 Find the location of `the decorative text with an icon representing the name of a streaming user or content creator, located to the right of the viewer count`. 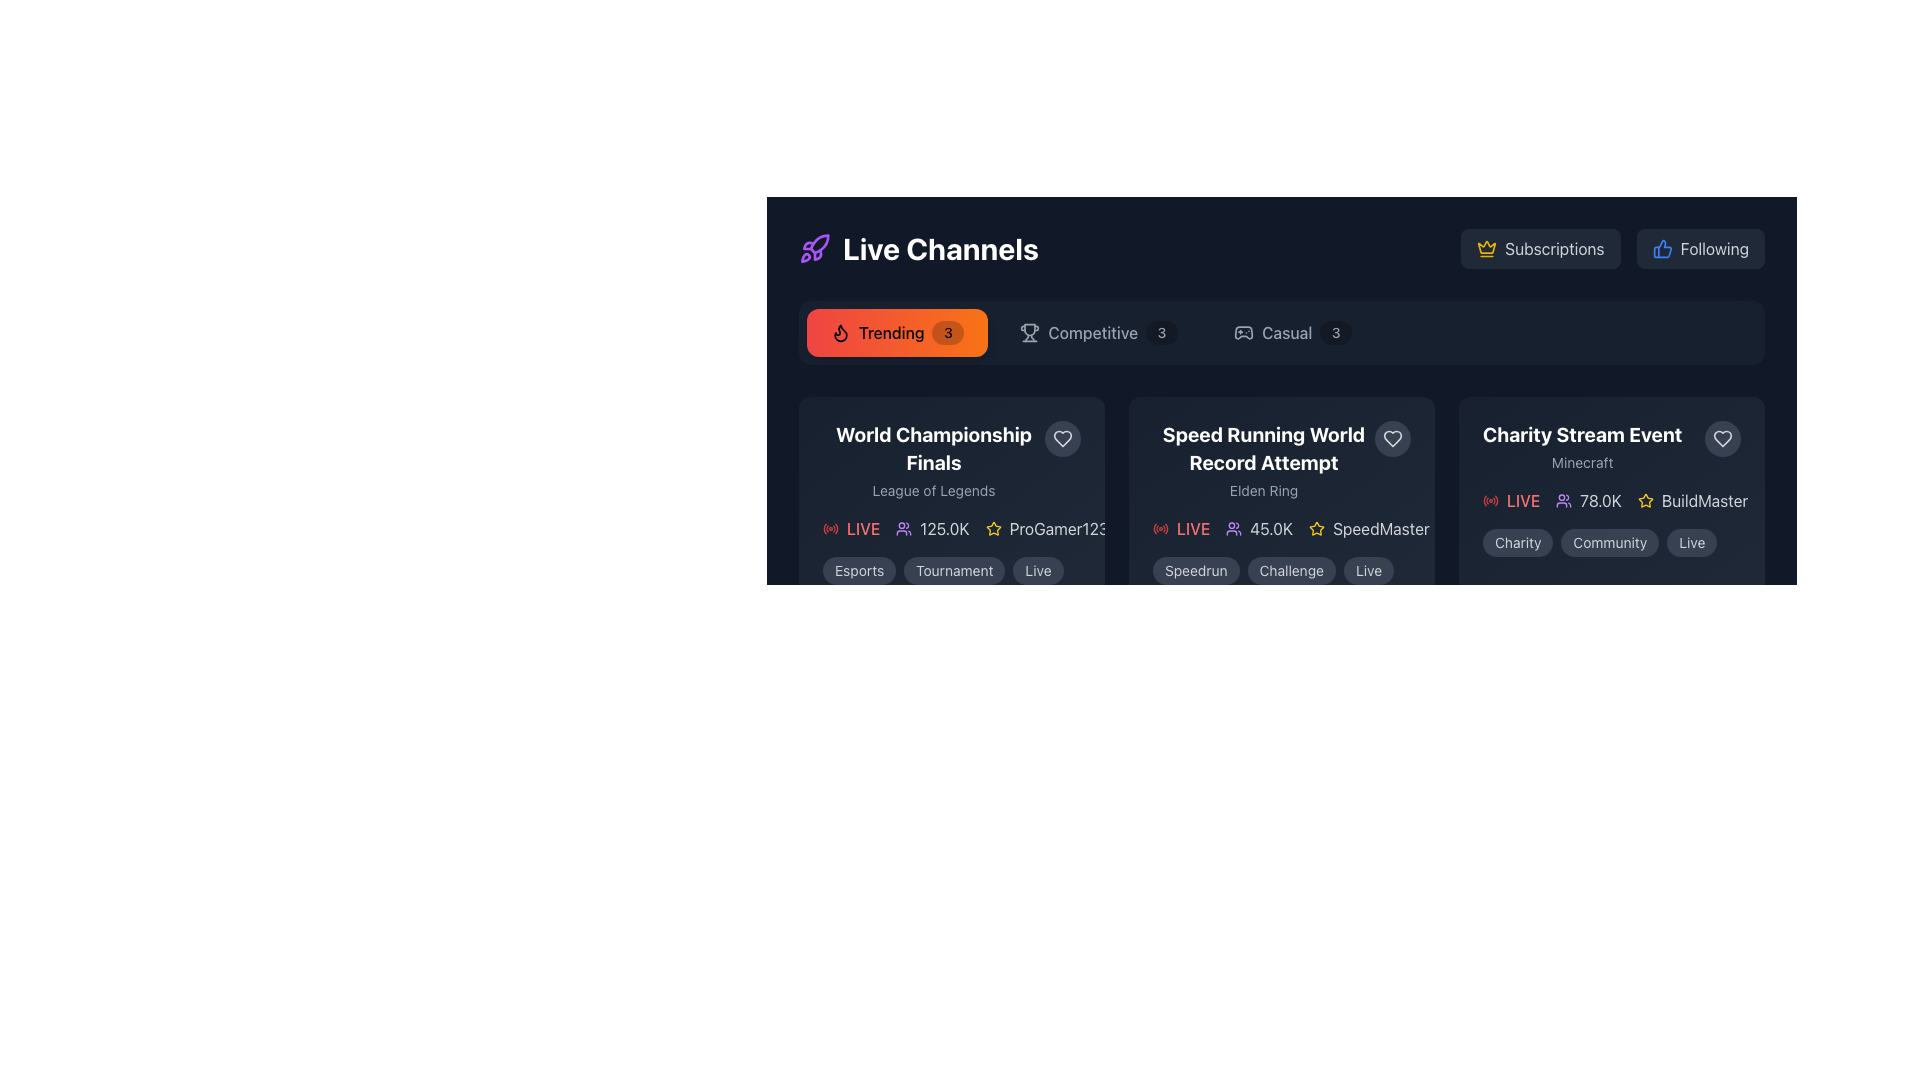

the decorative text with an icon representing the name of a streaming user or content creator, located to the right of the viewer count is located at coordinates (1045, 527).